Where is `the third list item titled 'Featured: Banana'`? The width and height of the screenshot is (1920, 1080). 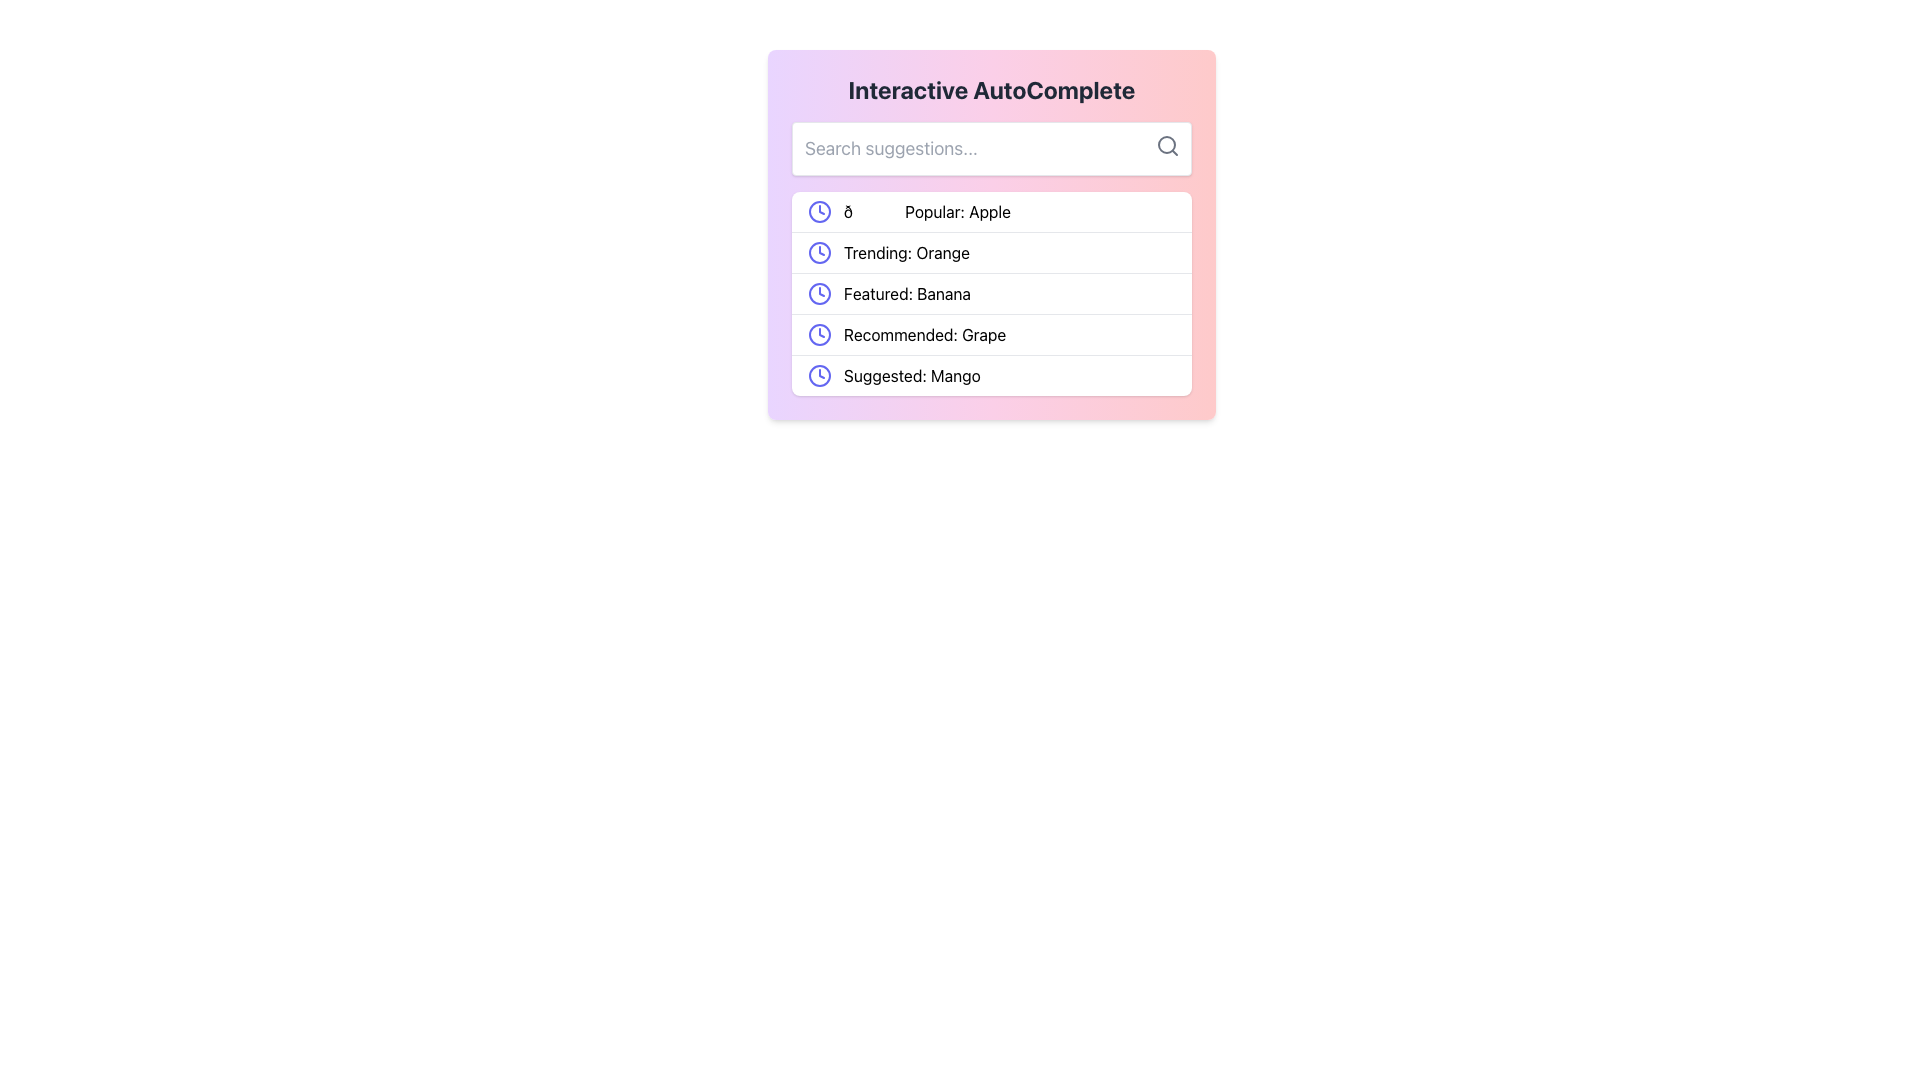
the third list item titled 'Featured: Banana' is located at coordinates (992, 293).